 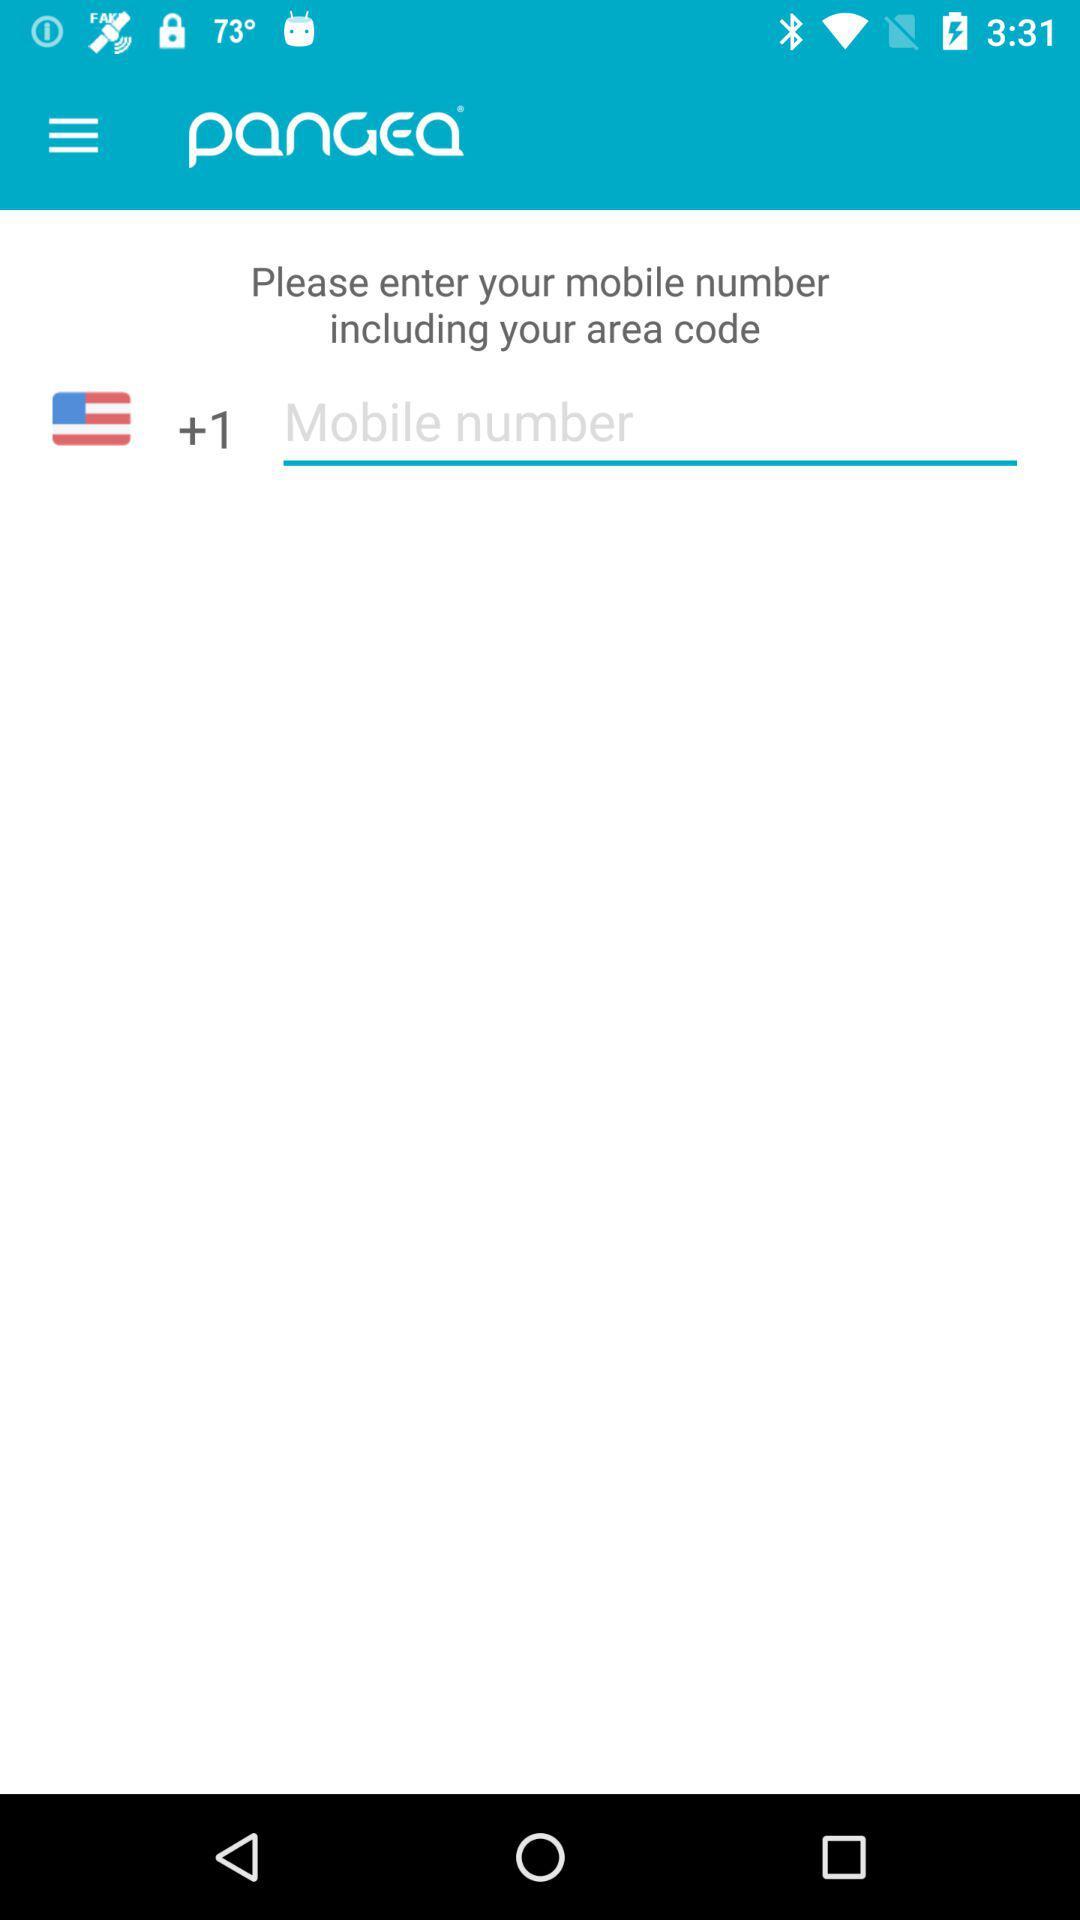 I want to click on the item to the right of +1, so click(x=650, y=433).